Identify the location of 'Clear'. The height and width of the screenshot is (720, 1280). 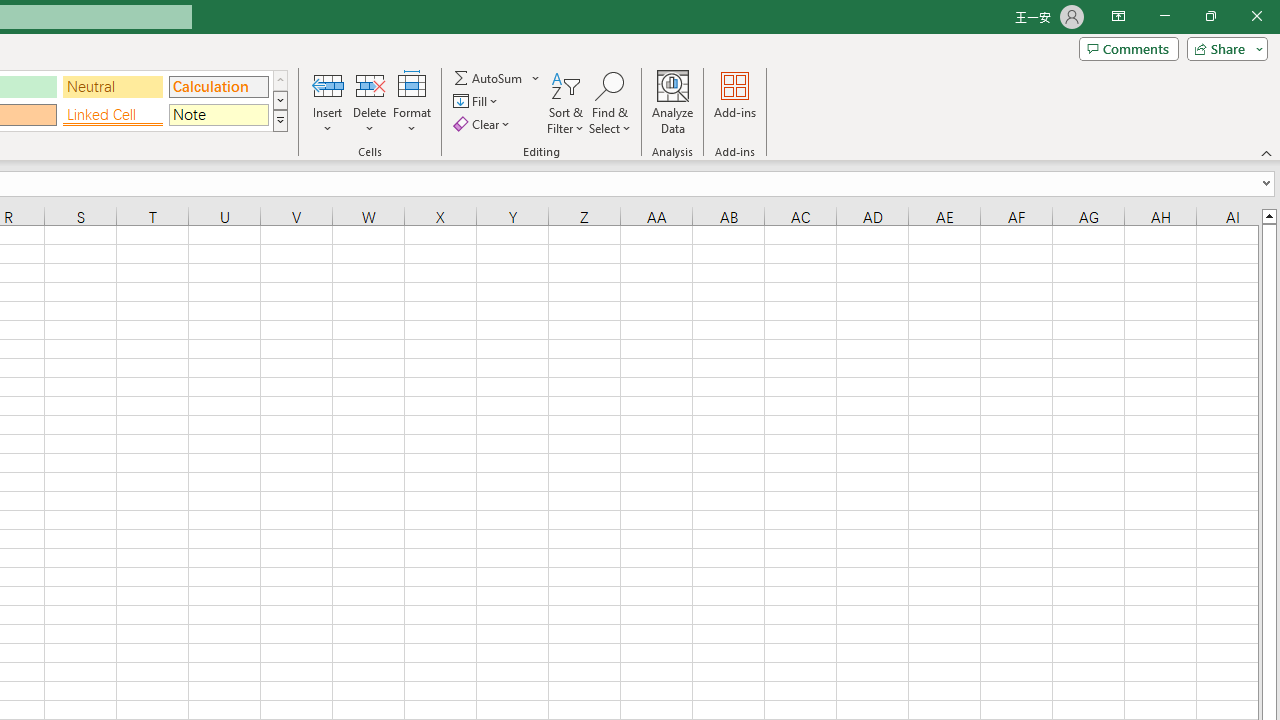
(483, 124).